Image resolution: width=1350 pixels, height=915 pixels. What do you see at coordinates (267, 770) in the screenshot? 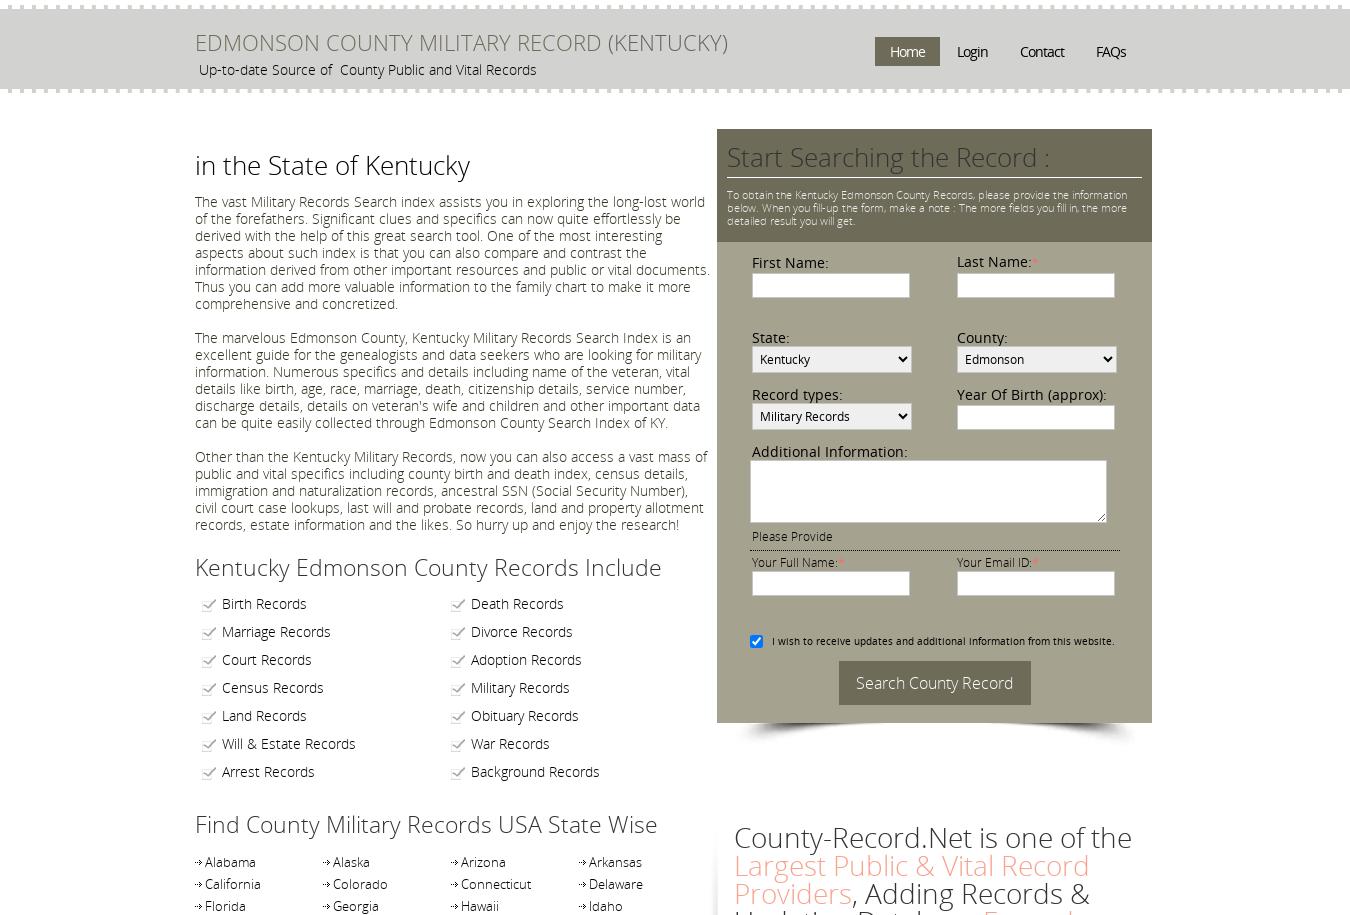
I see `'Arrest Records'` at bounding box center [267, 770].